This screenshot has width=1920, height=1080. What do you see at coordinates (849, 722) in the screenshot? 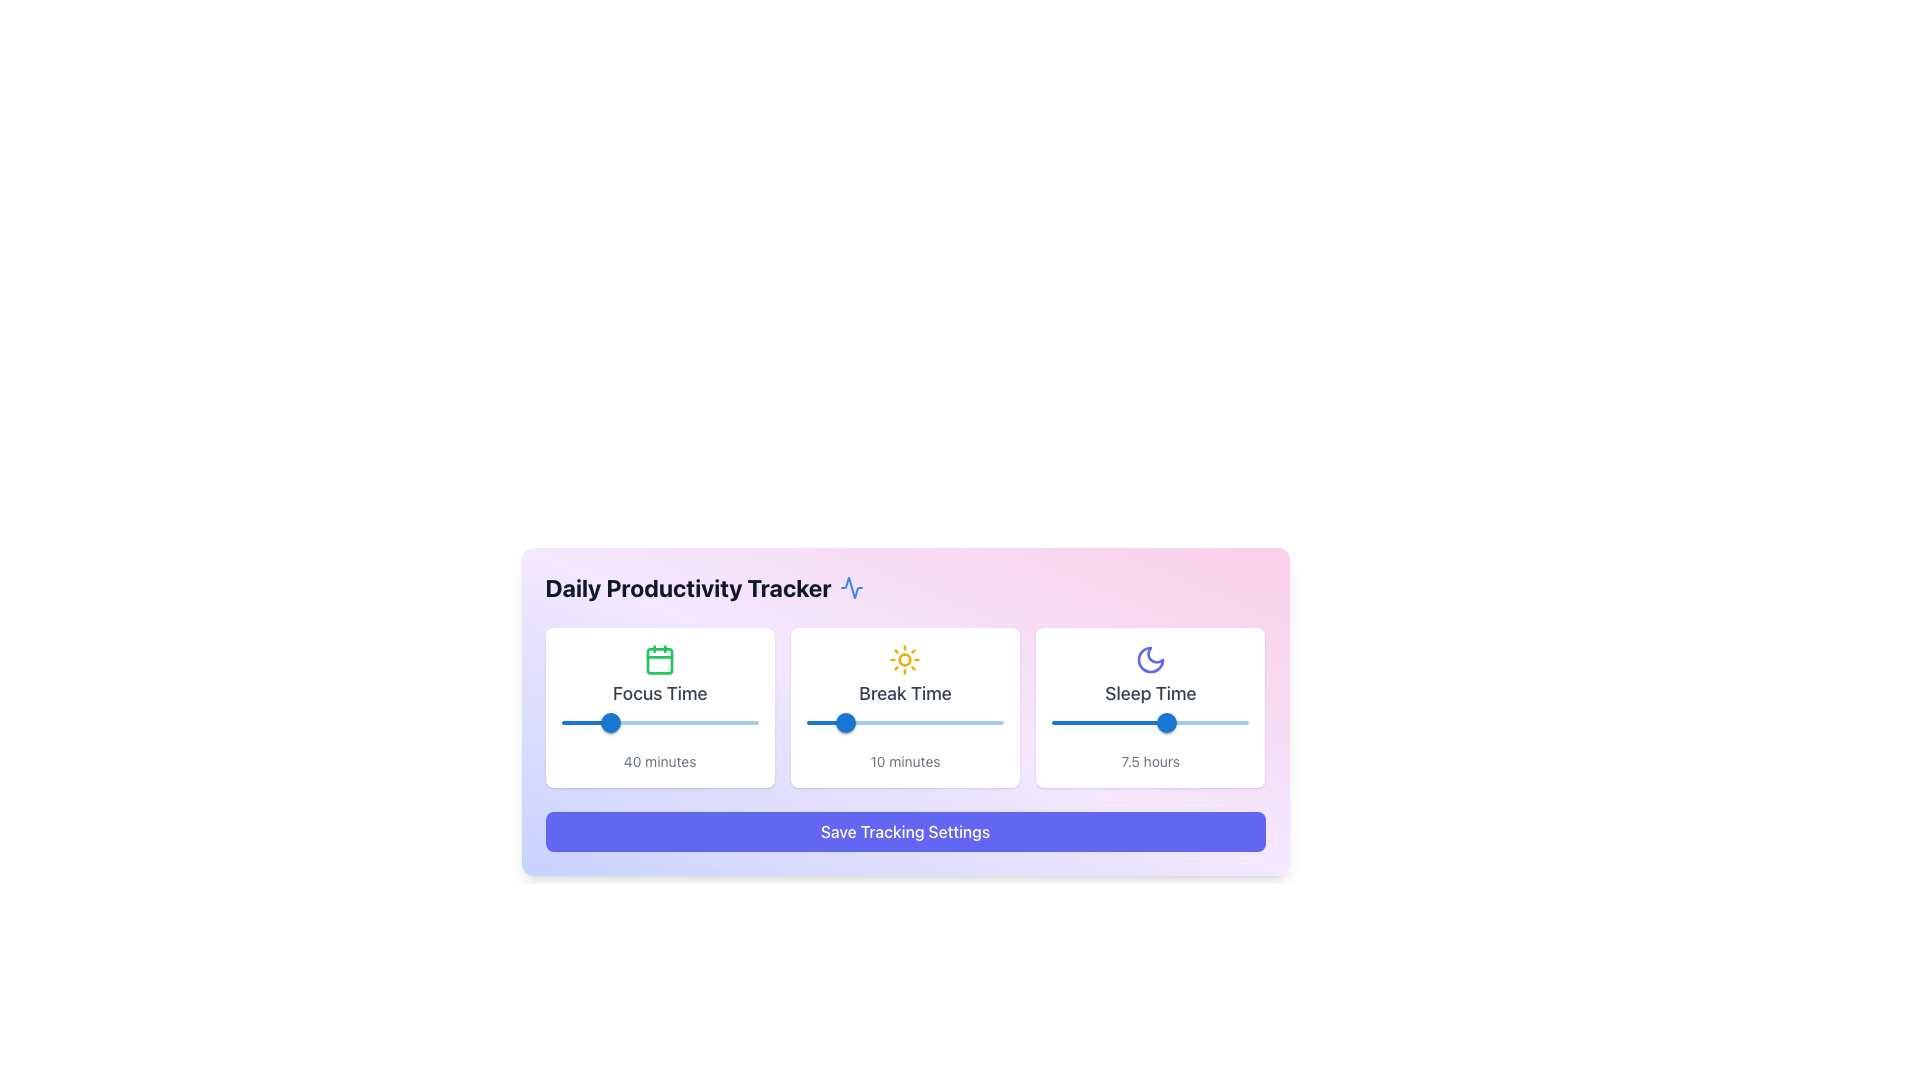
I see `break time` at bounding box center [849, 722].